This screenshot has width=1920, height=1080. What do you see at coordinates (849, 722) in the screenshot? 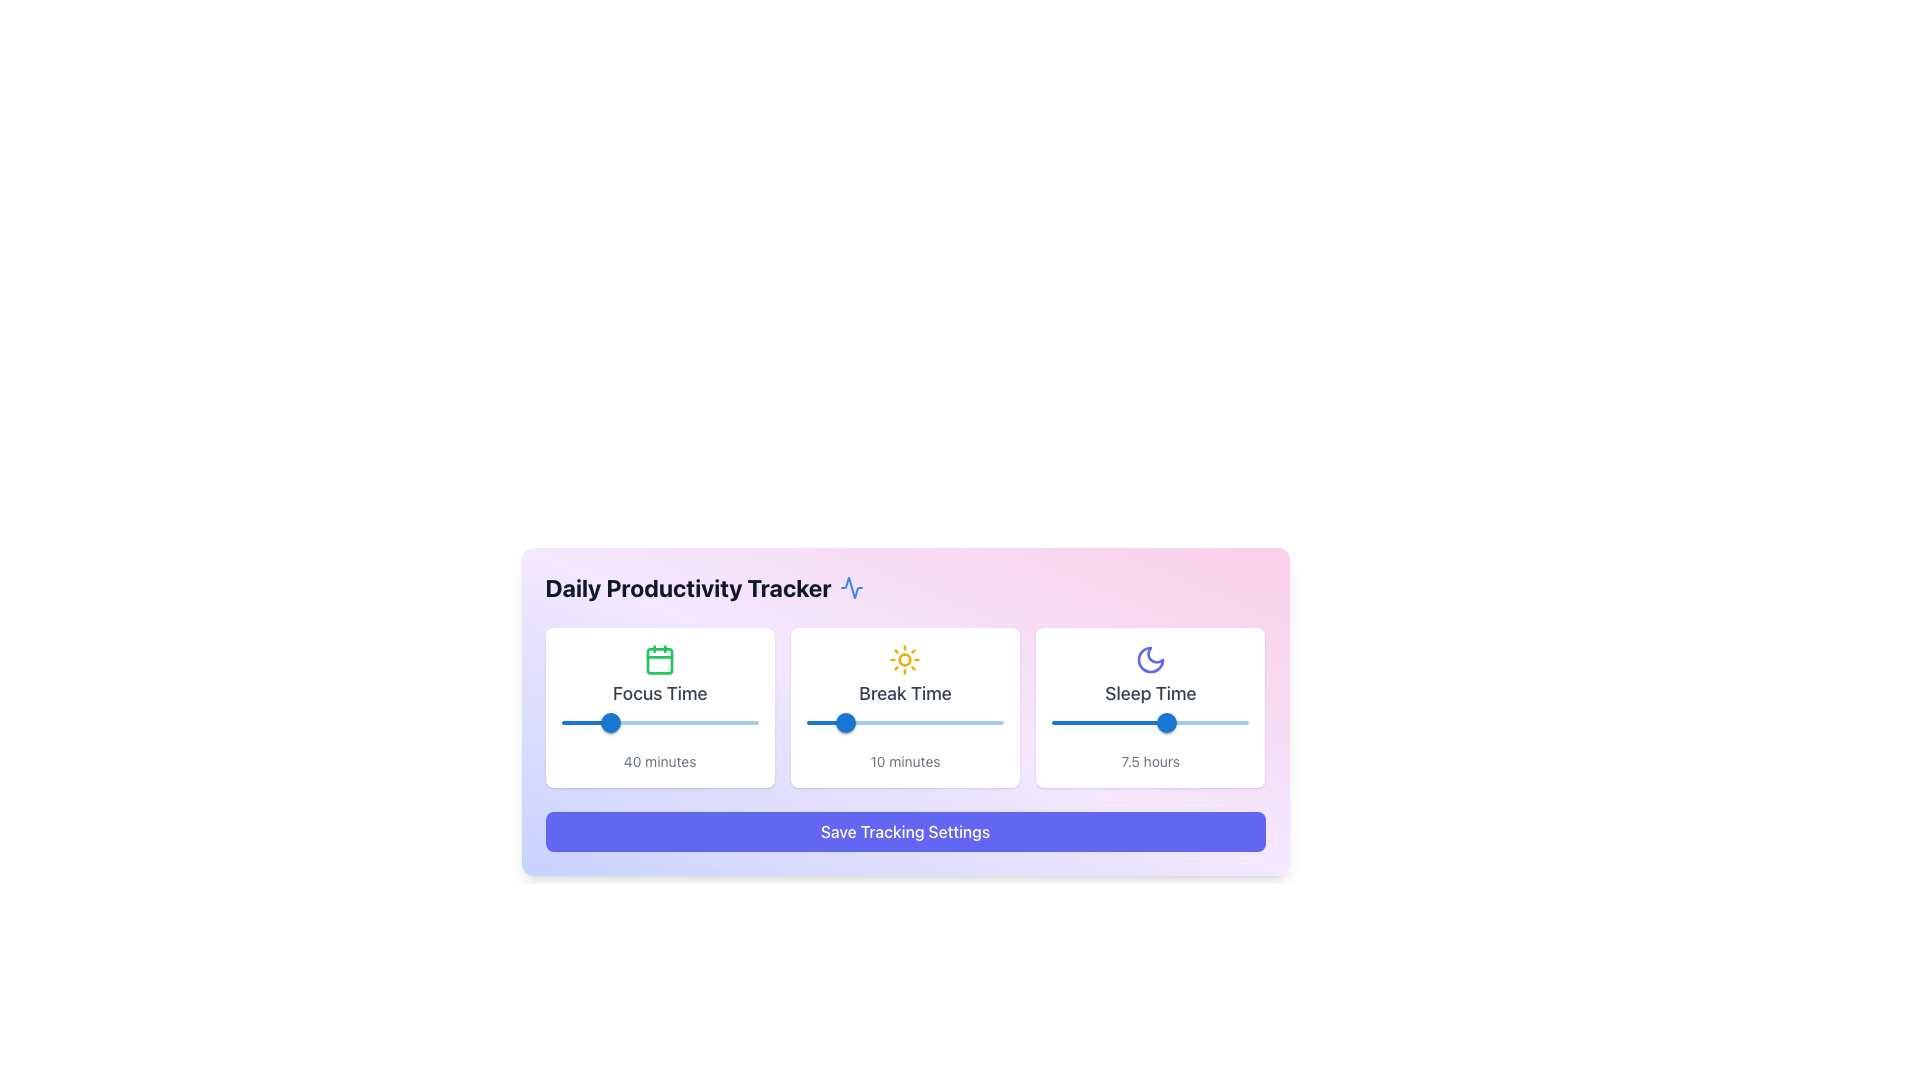
I see `break time` at bounding box center [849, 722].